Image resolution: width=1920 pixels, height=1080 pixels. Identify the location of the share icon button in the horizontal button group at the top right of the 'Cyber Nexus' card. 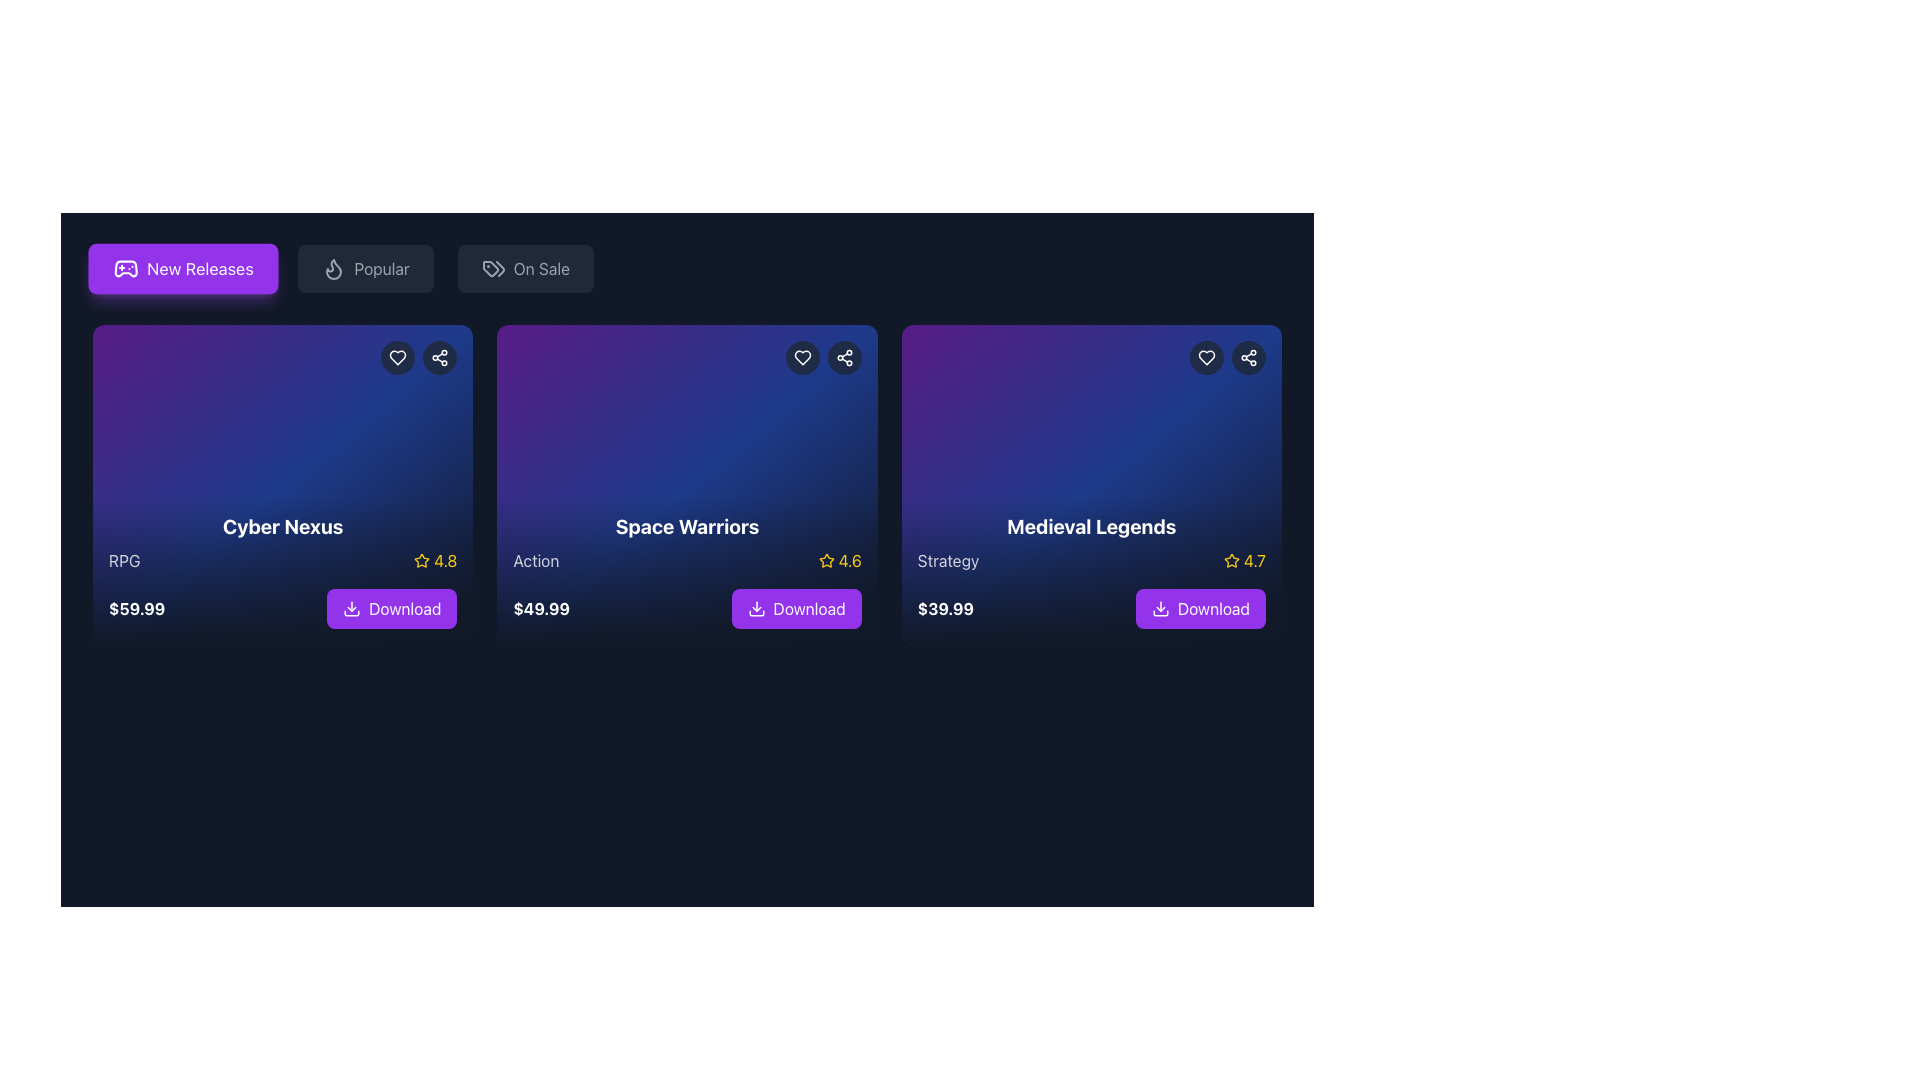
(418, 357).